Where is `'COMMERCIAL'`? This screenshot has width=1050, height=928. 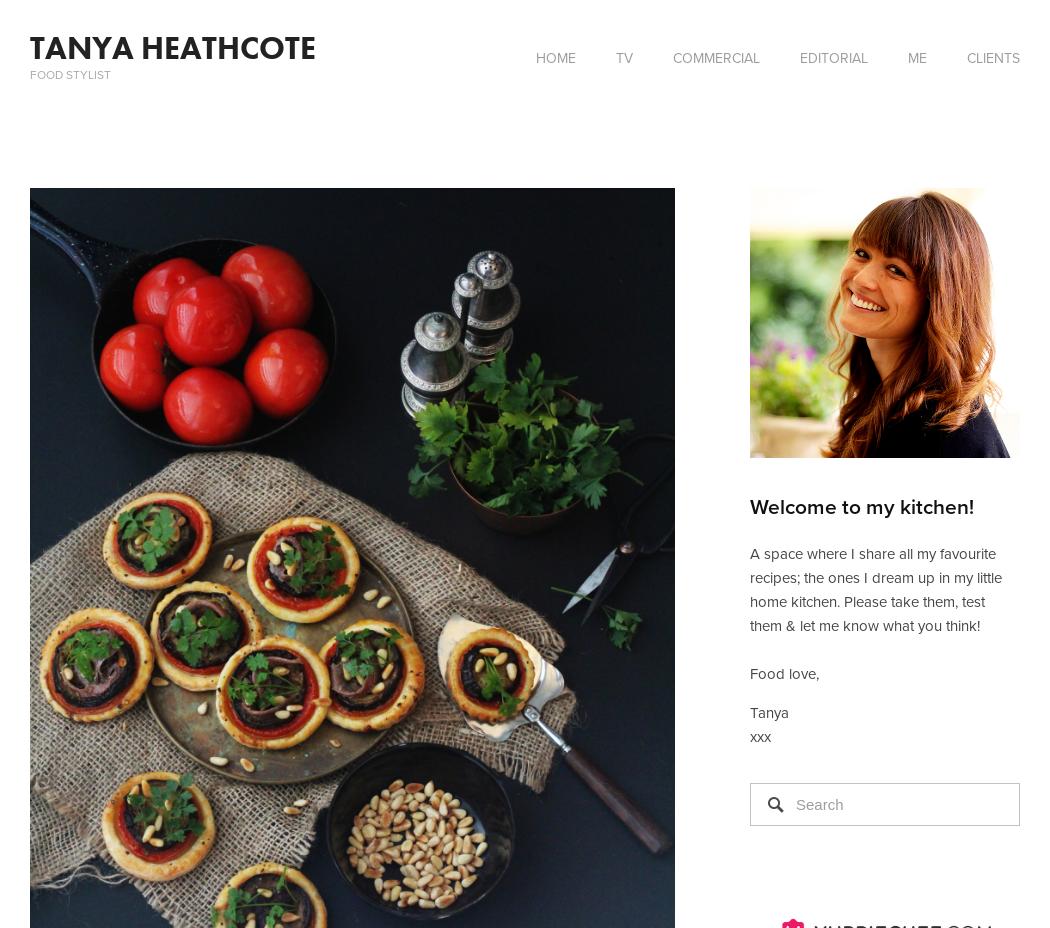
'COMMERCIAL' is located at coordinates (715, 57).